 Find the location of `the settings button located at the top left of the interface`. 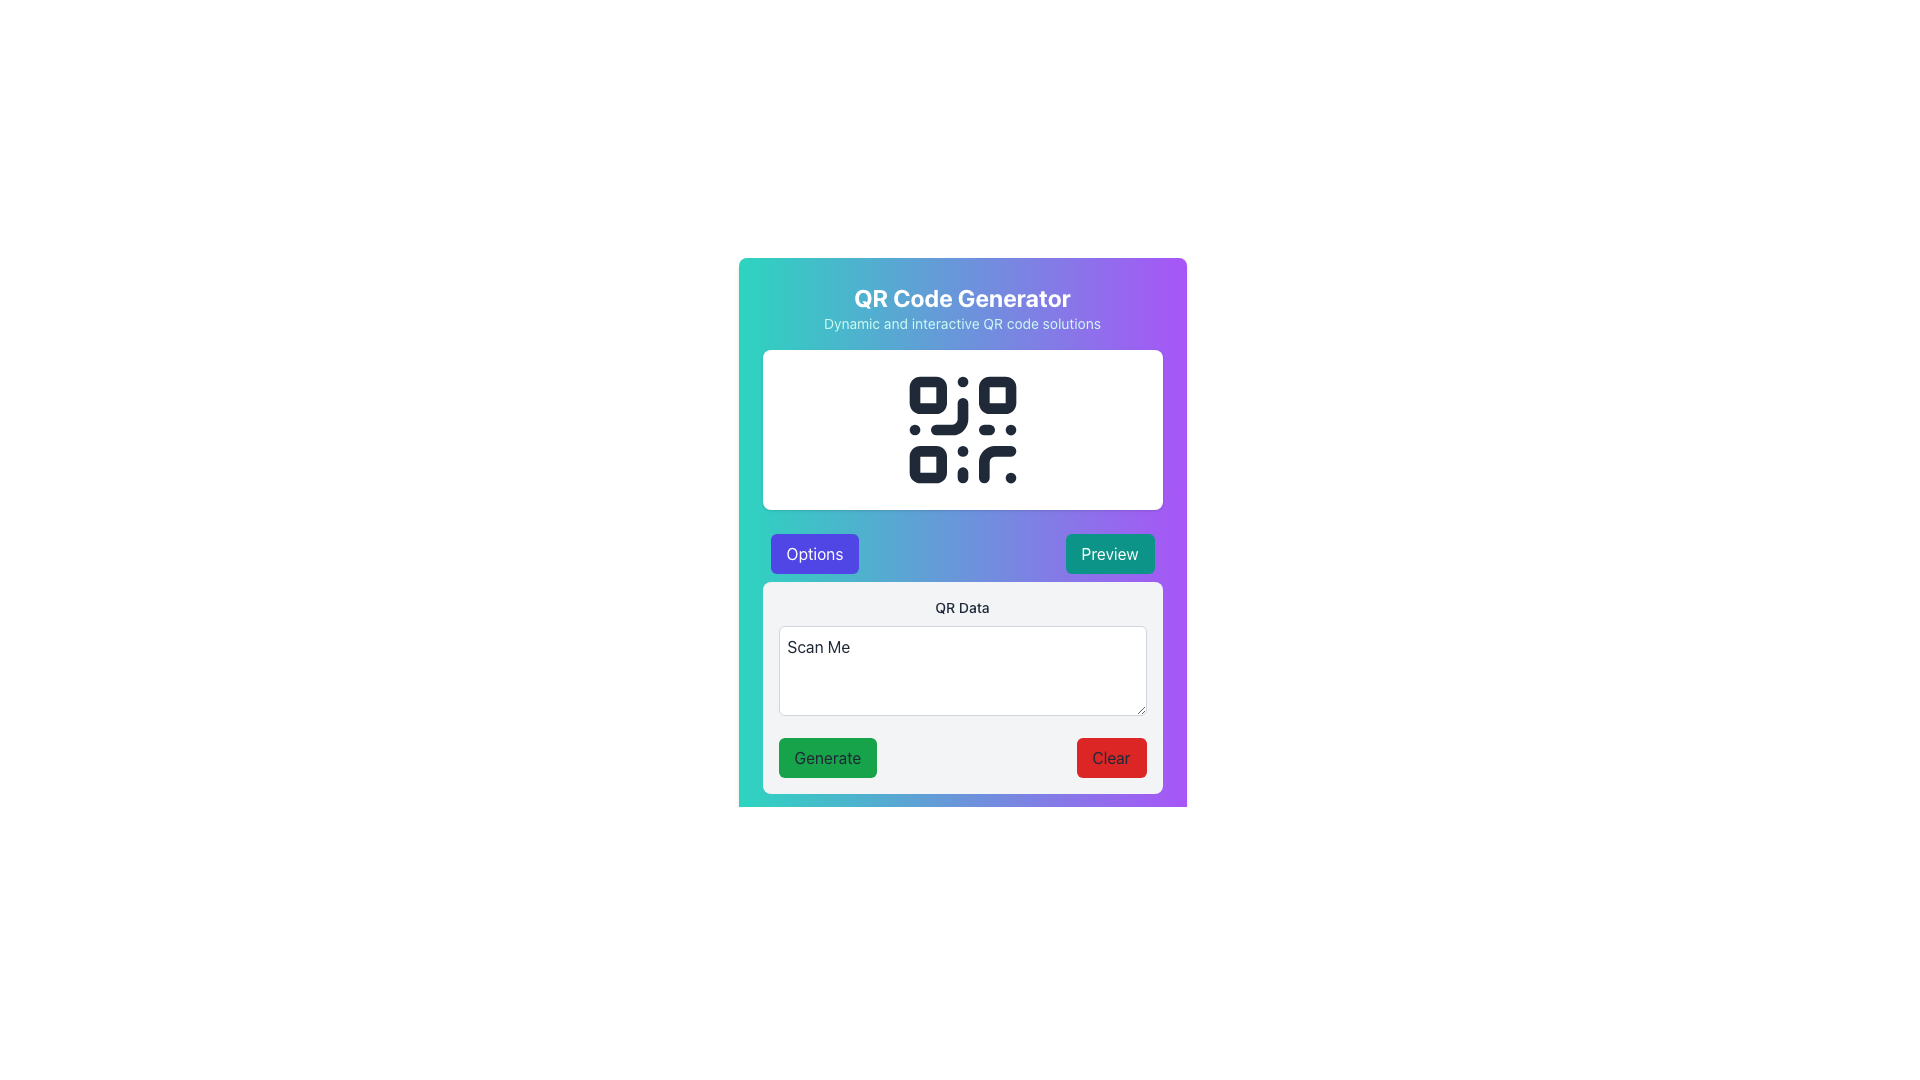

the settings button located at the top left of the interface is located at coordinates (814, 554).